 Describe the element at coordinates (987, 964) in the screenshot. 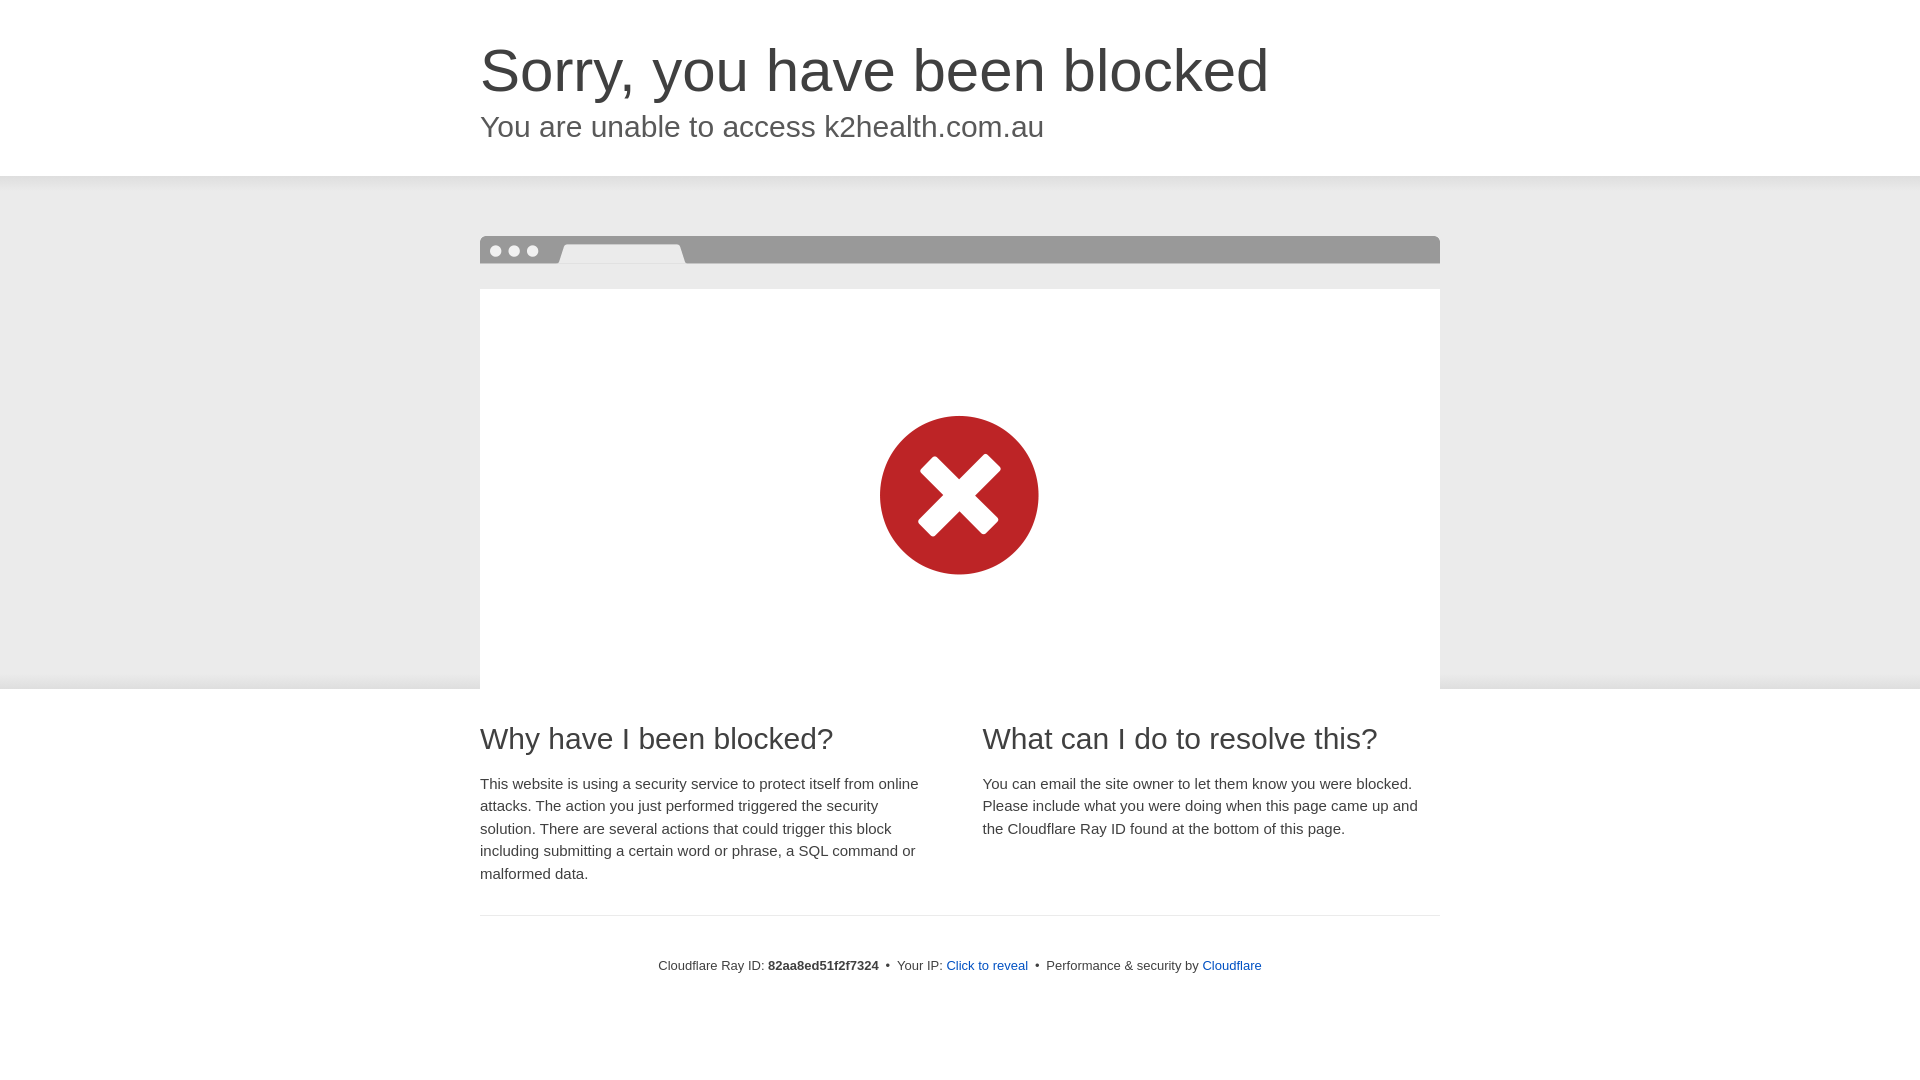

I see `'Click to reveal'` at that location.